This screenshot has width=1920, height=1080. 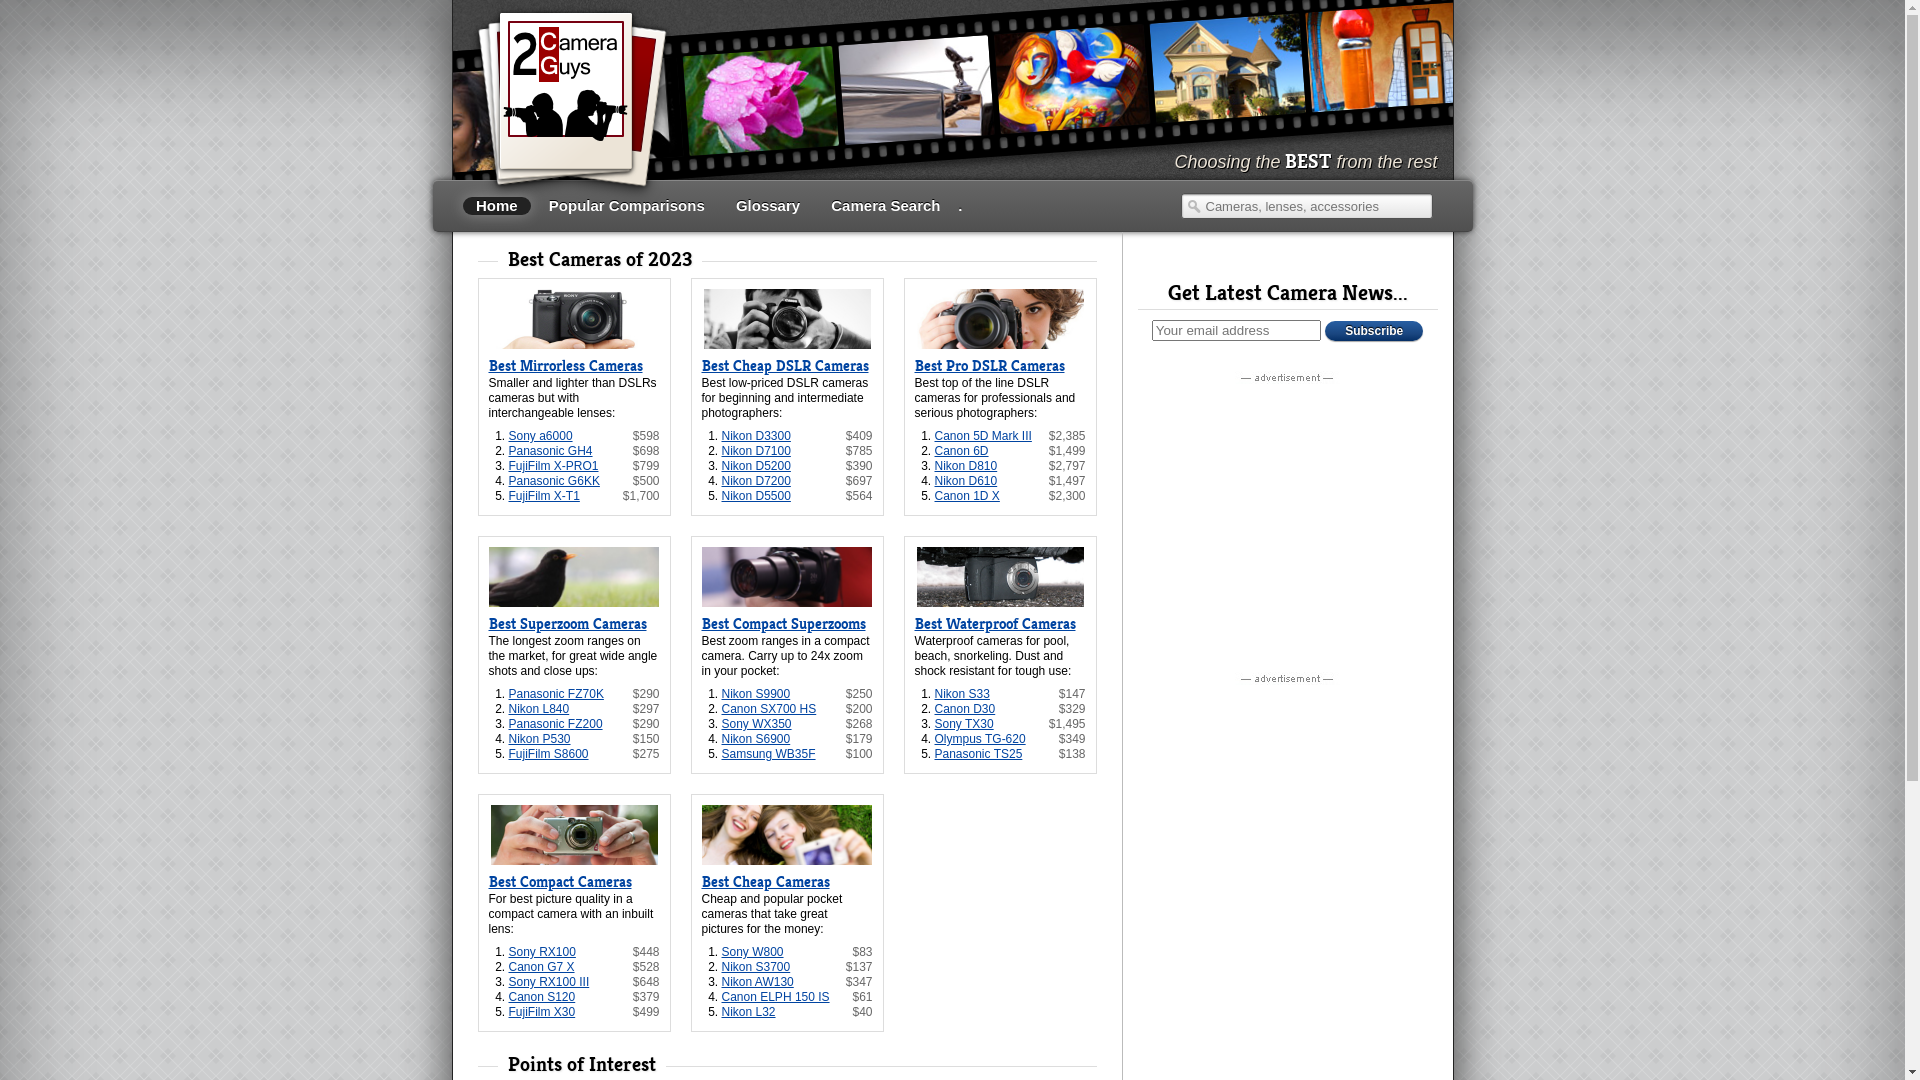 What do you see at coordinates (786, 318) in the screenshot?
I see `'Best Cheap DSLR Cameras 2023'` at bounding box center [786, 318].